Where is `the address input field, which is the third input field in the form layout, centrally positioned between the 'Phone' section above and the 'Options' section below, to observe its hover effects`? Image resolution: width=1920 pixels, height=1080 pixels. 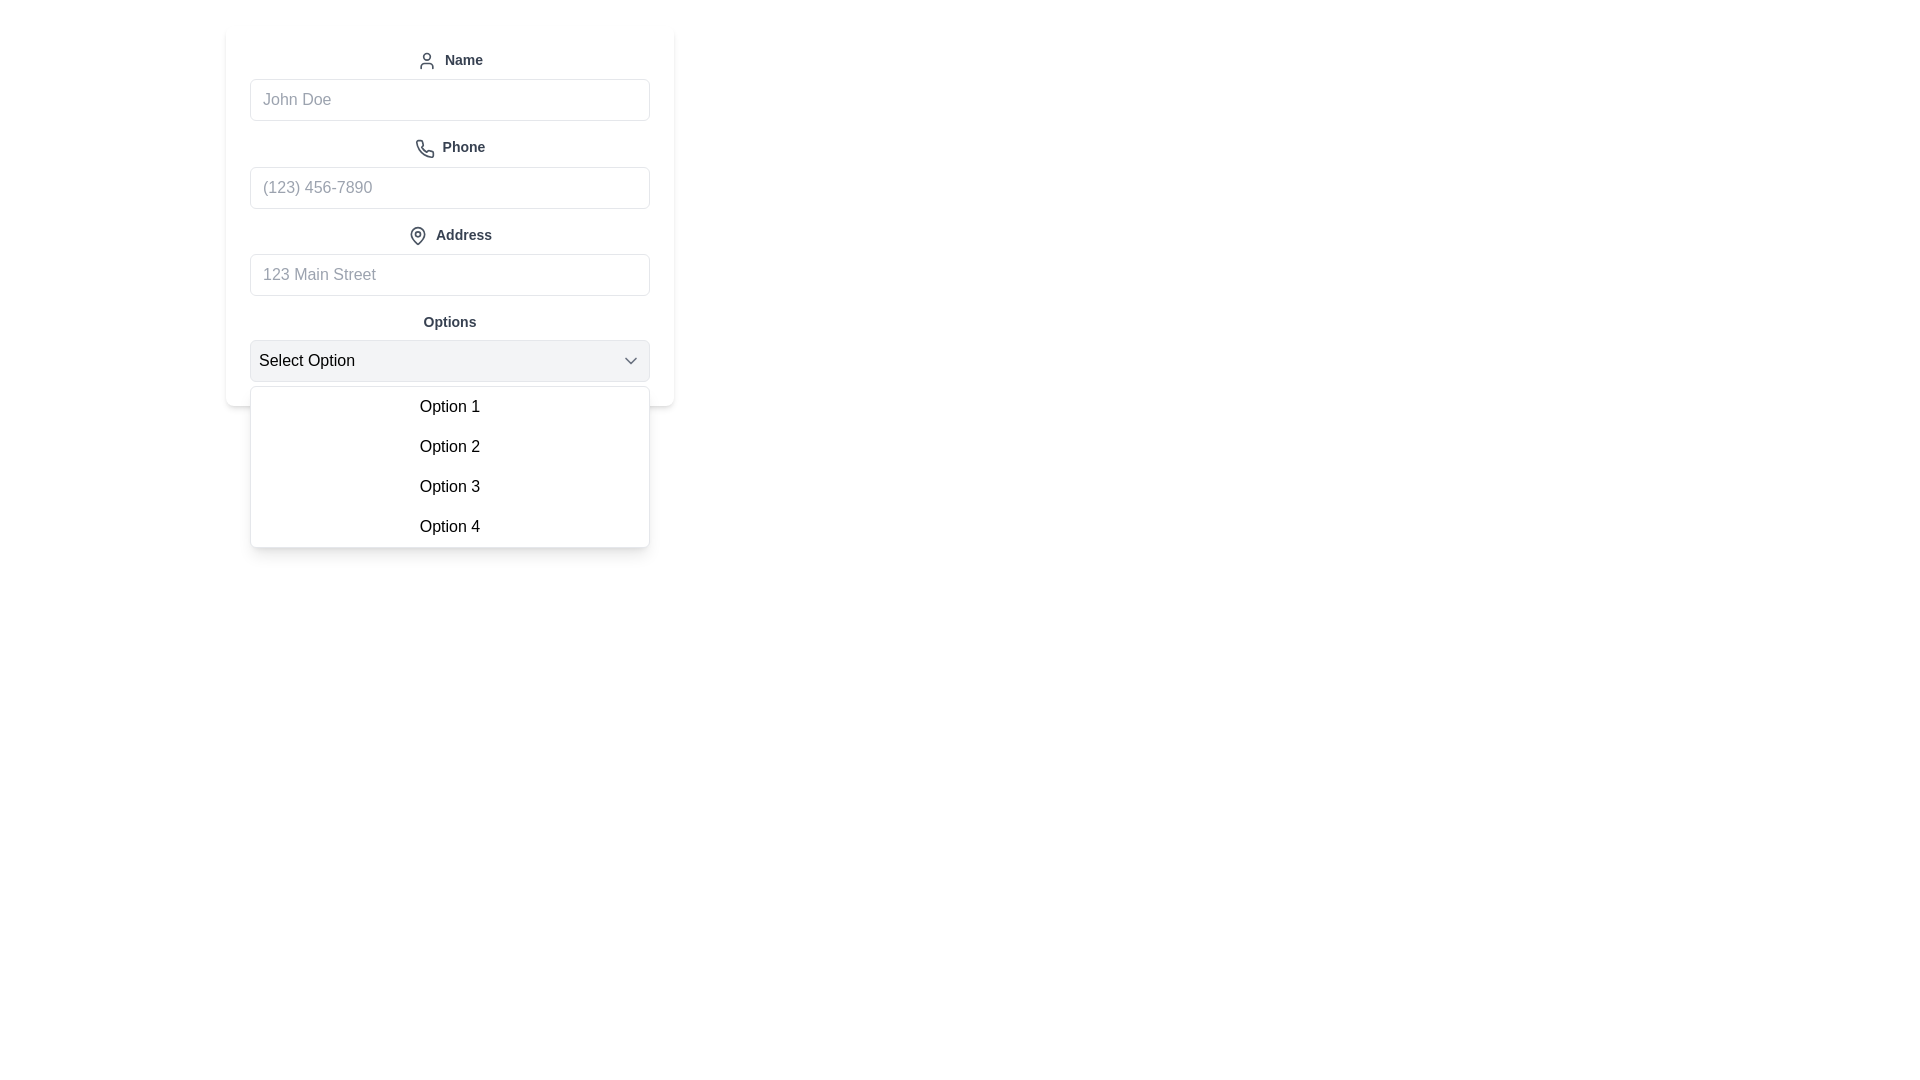
the address input field, which is the third input field in the form layout, centrally positioned between the 'Phone' section above and the 'Options' section below, to observe its hover effects is located at coordinates (449, 258).